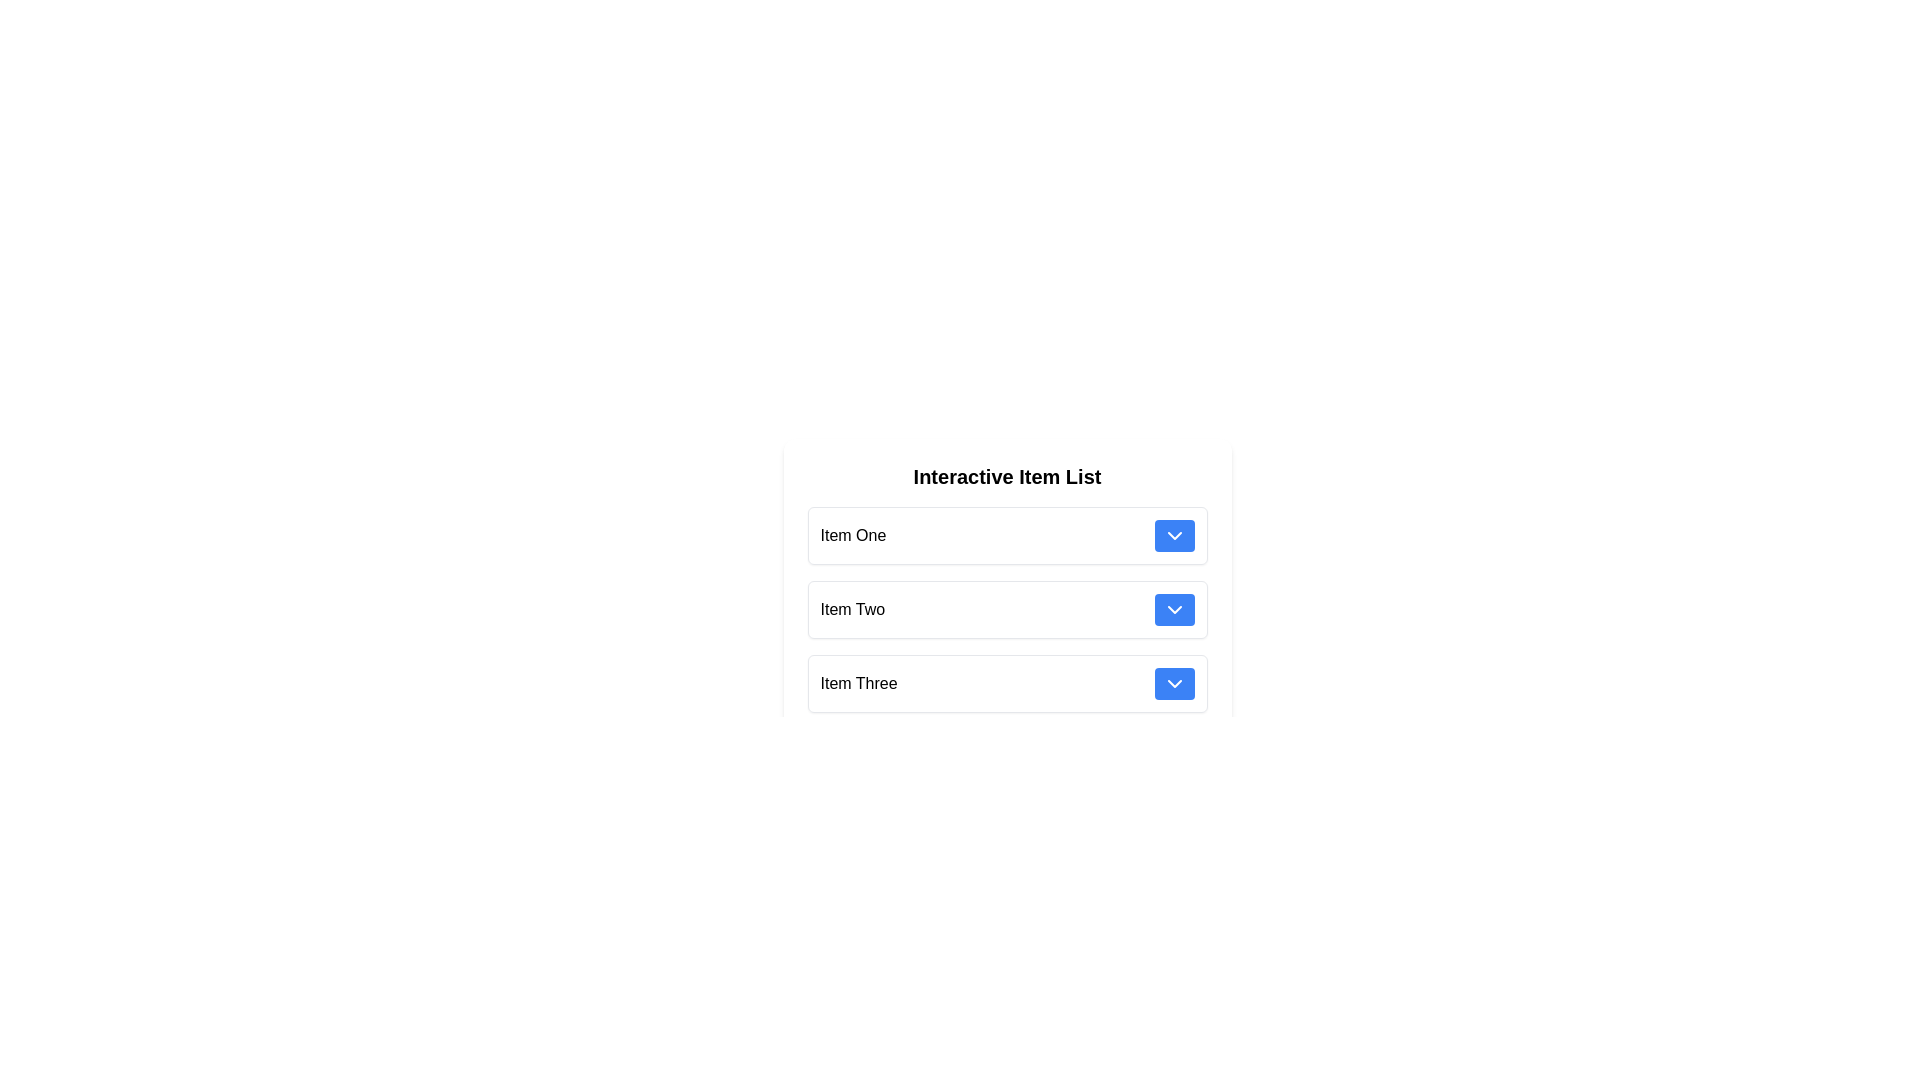  What do you see at coordinates (1007, 477) in the screenshot?
I see `the heading or label text that serves as the title for the items 'Item One', 'Item Two', and 'Item Three'` at bounding box center [1007, 477].